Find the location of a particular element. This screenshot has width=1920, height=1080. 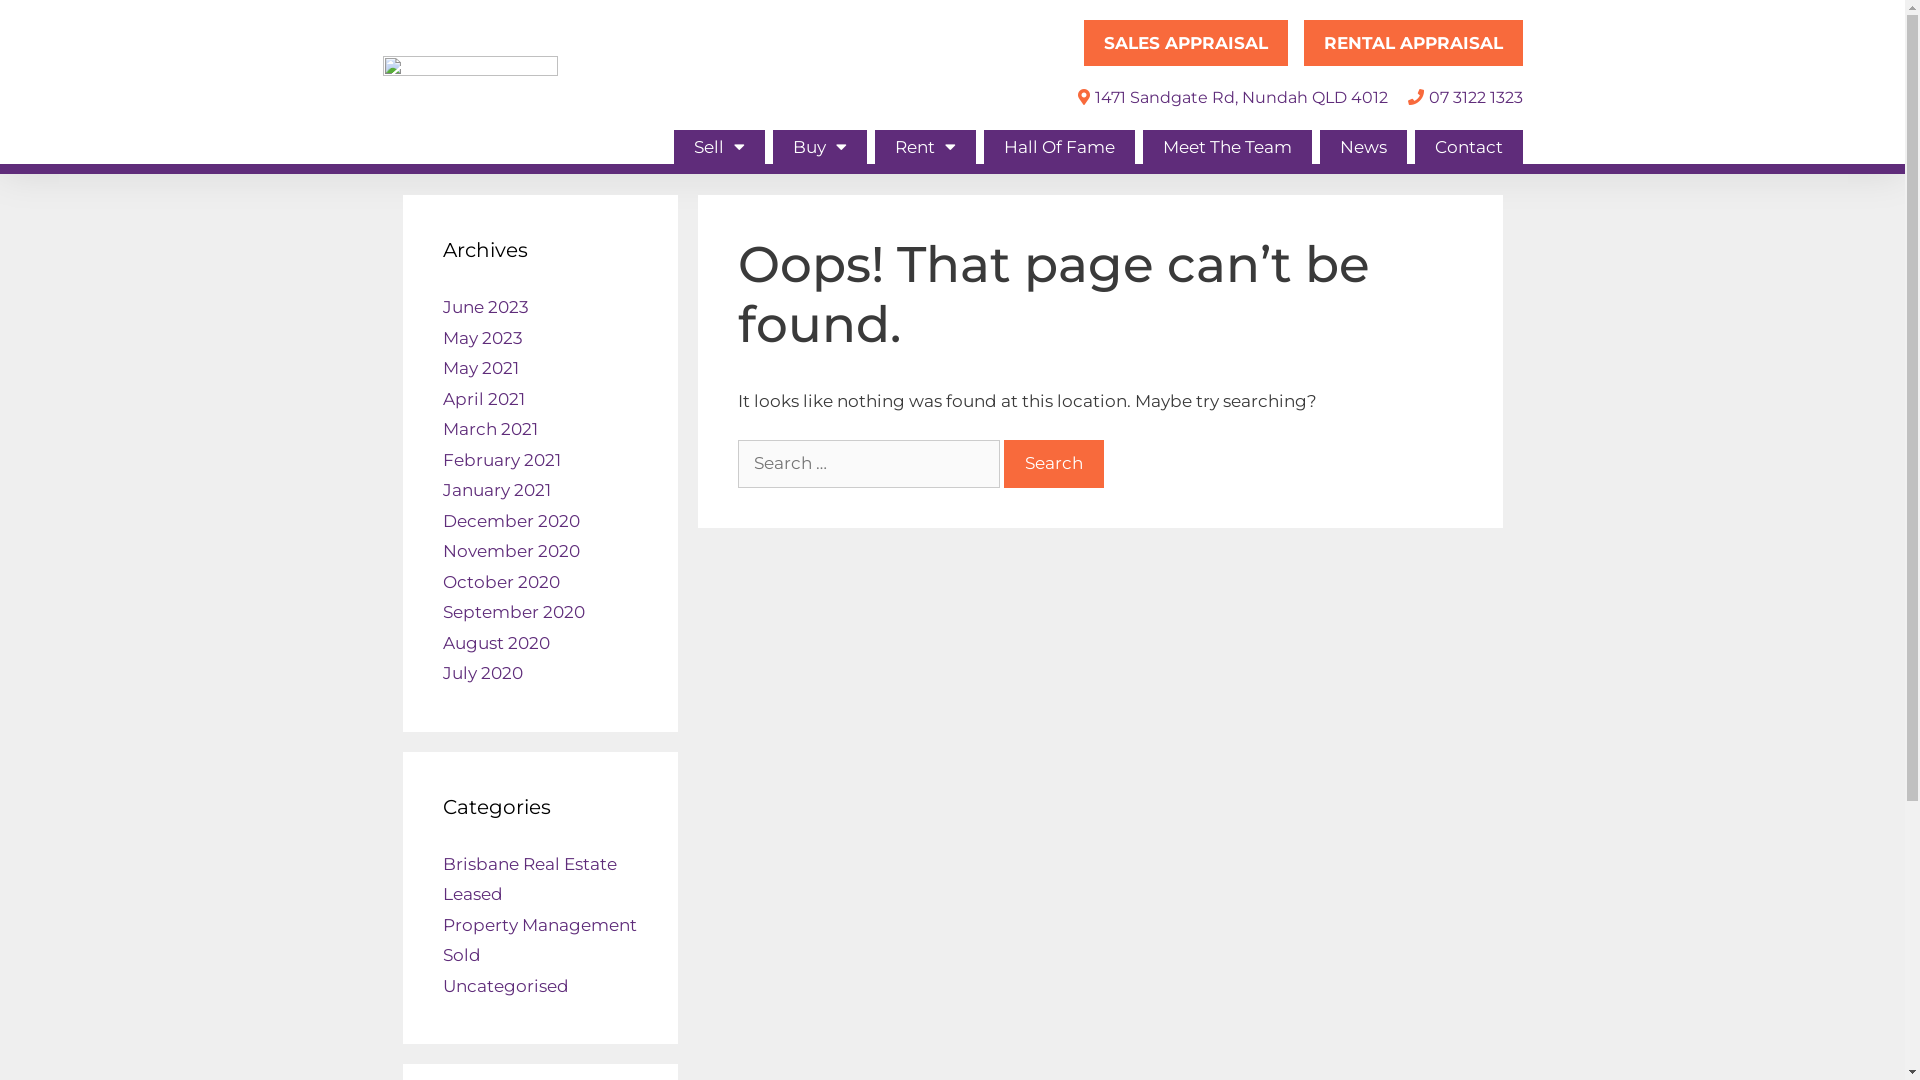

'February 2021' is located at coordinates (500, 459).